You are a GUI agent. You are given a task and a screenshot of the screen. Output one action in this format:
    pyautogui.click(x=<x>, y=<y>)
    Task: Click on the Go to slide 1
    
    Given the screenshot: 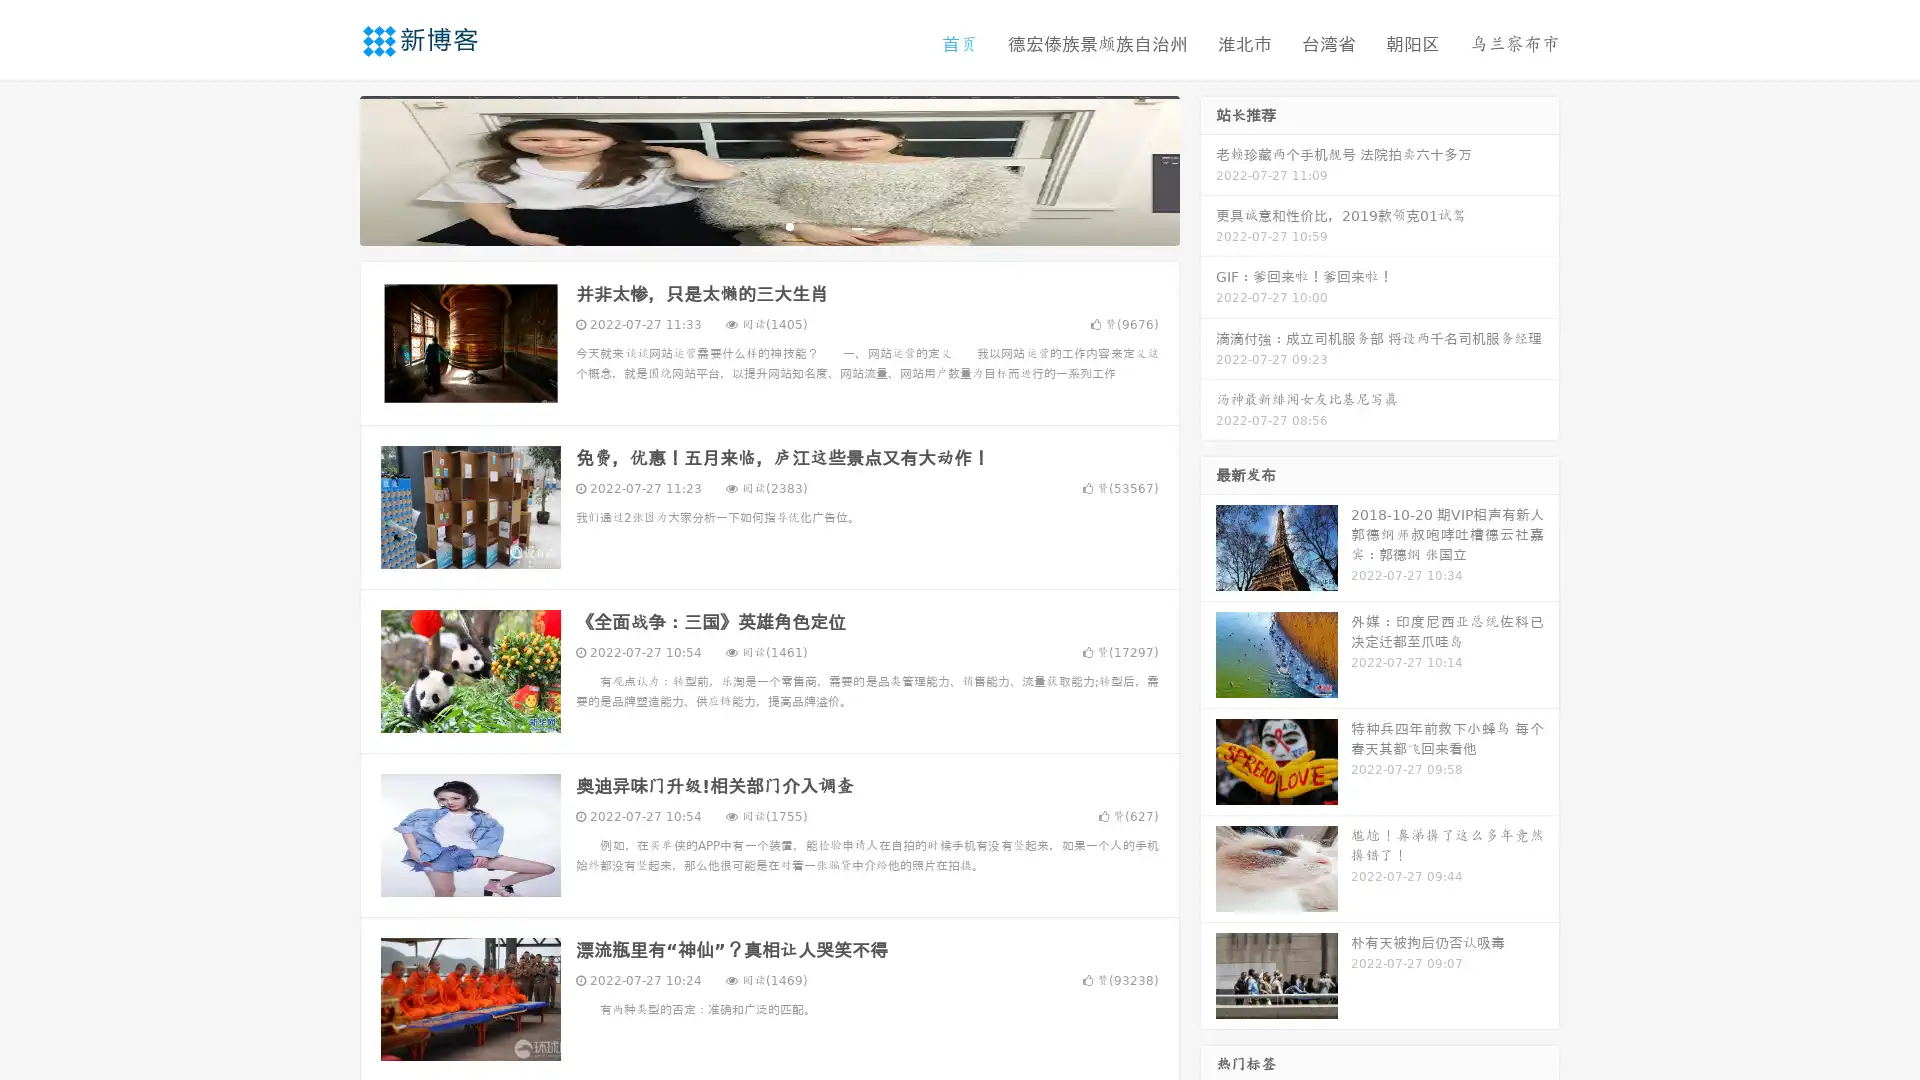 What is the action you would take?
    pyautogui.click(x=748, y=225)
    